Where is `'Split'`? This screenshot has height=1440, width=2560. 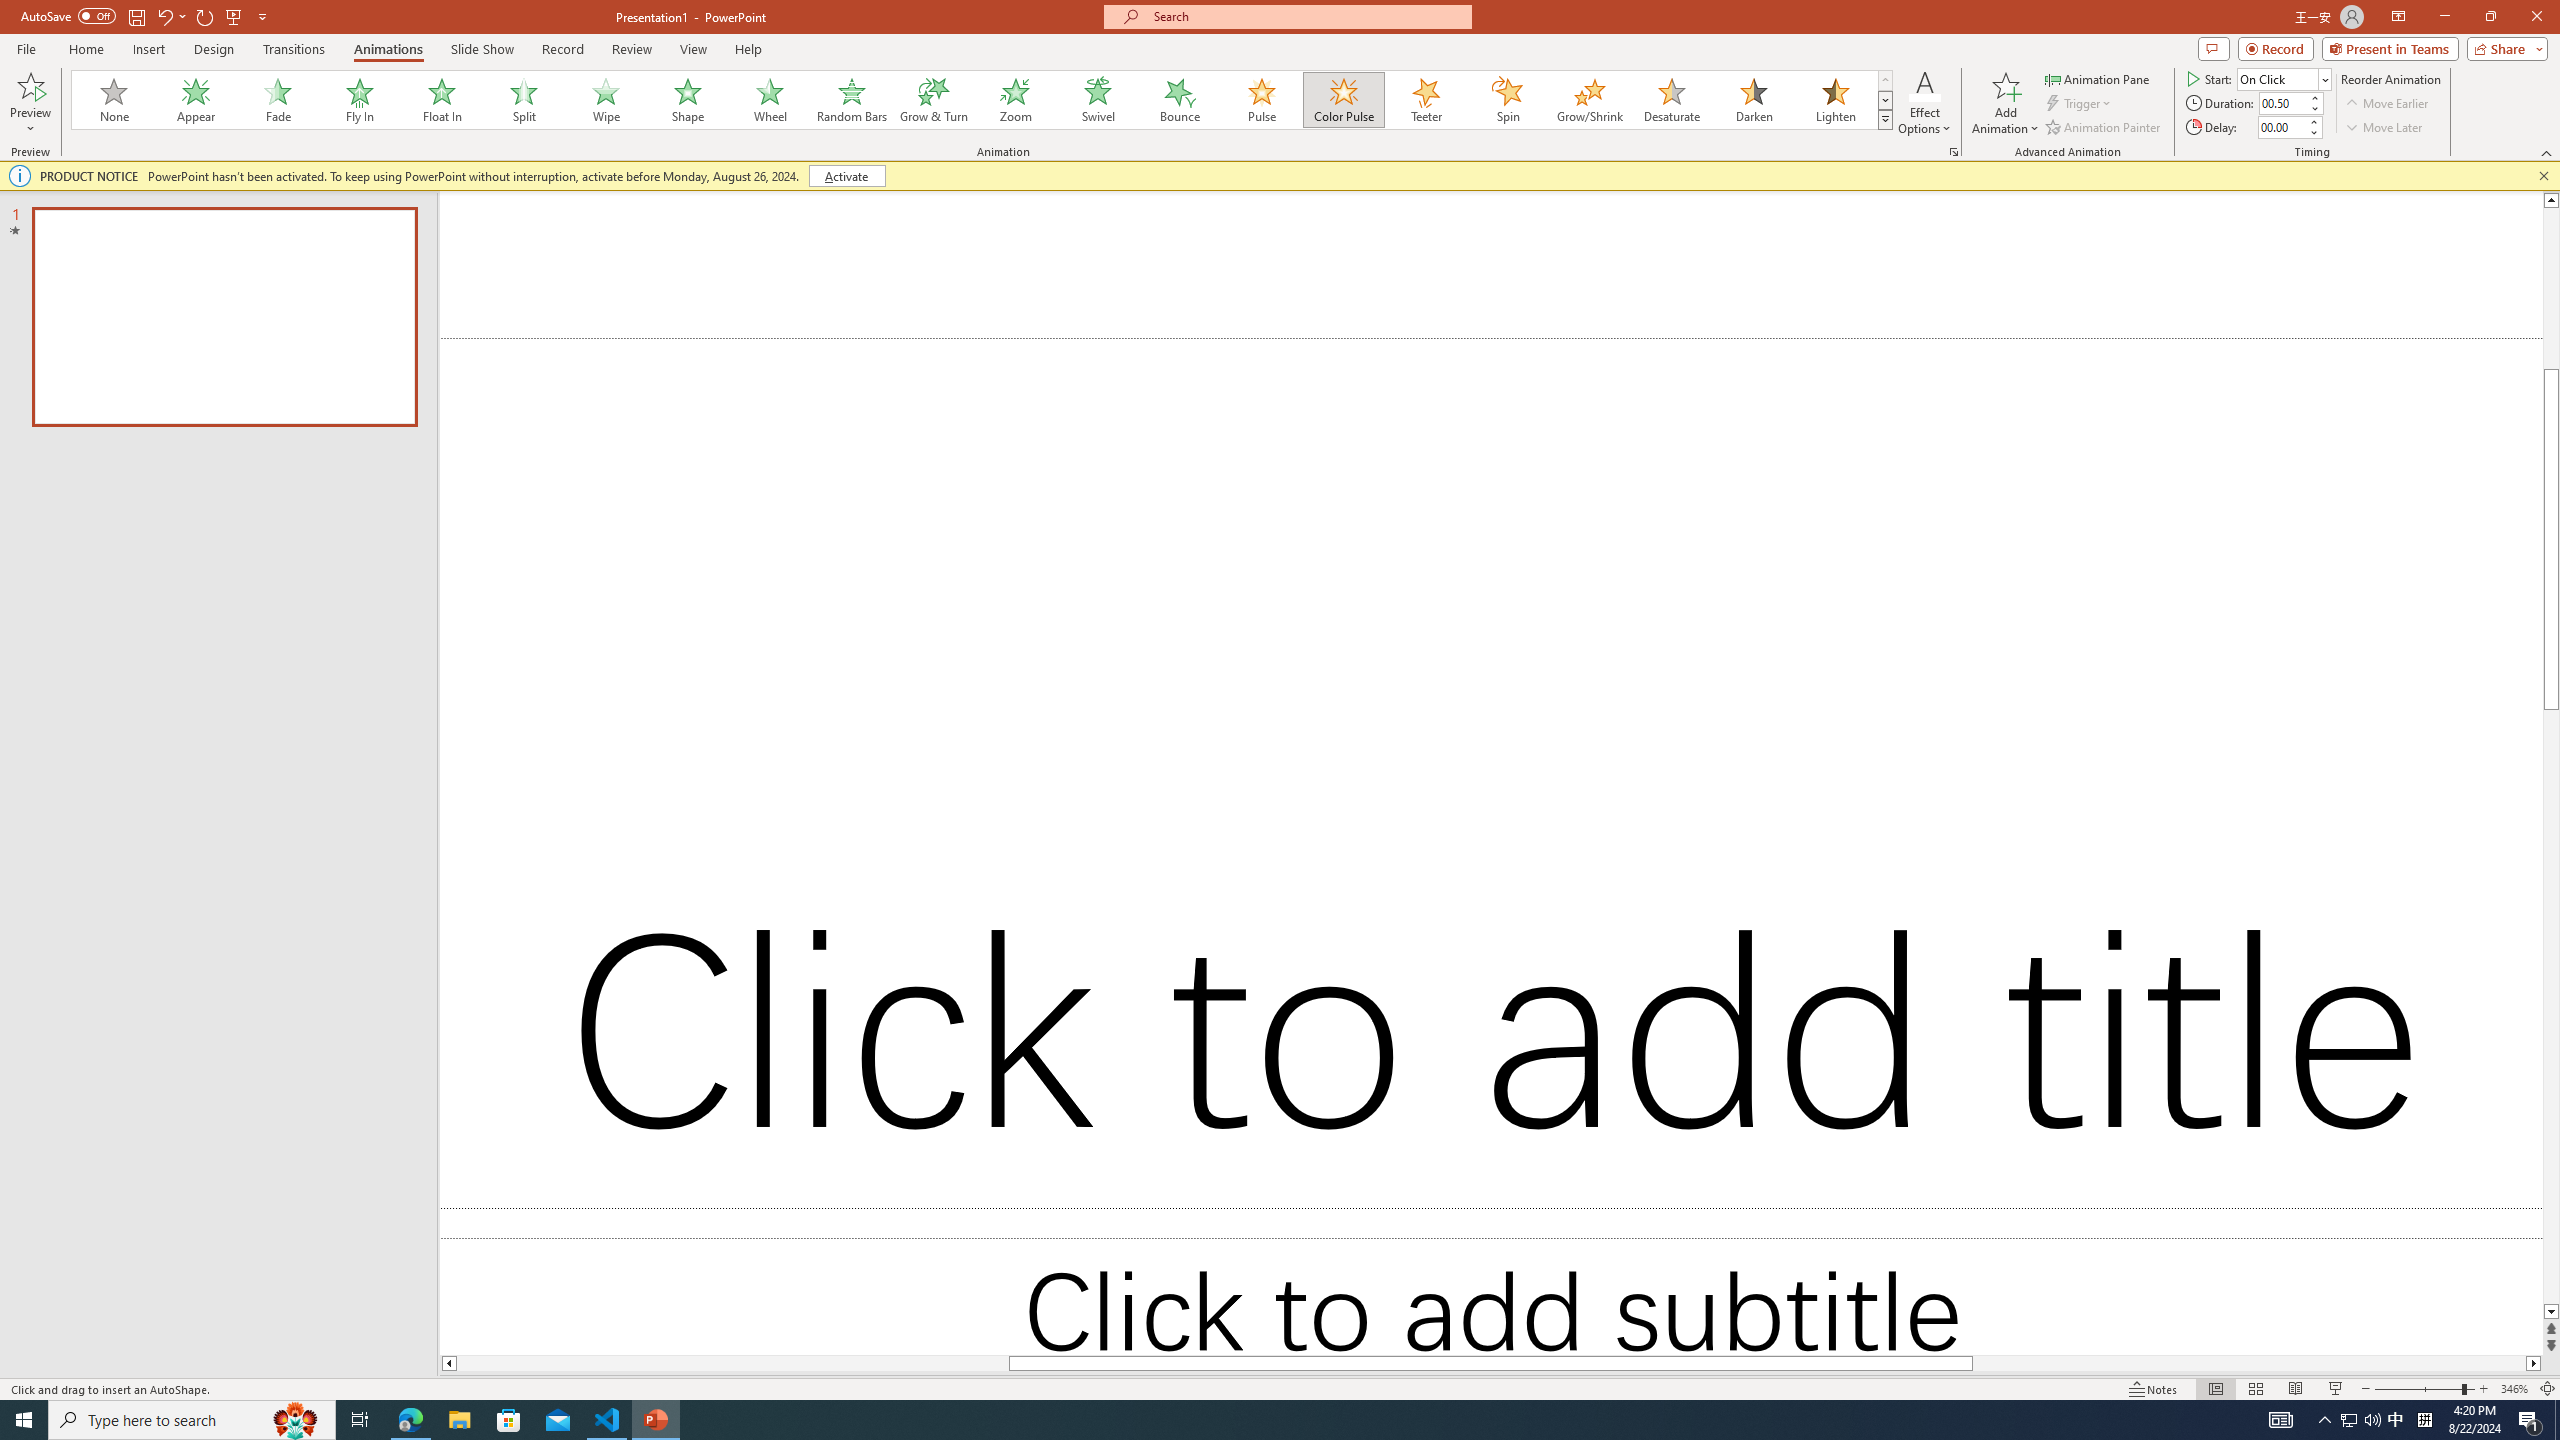 'Split' is located at coordinates (523, 99).